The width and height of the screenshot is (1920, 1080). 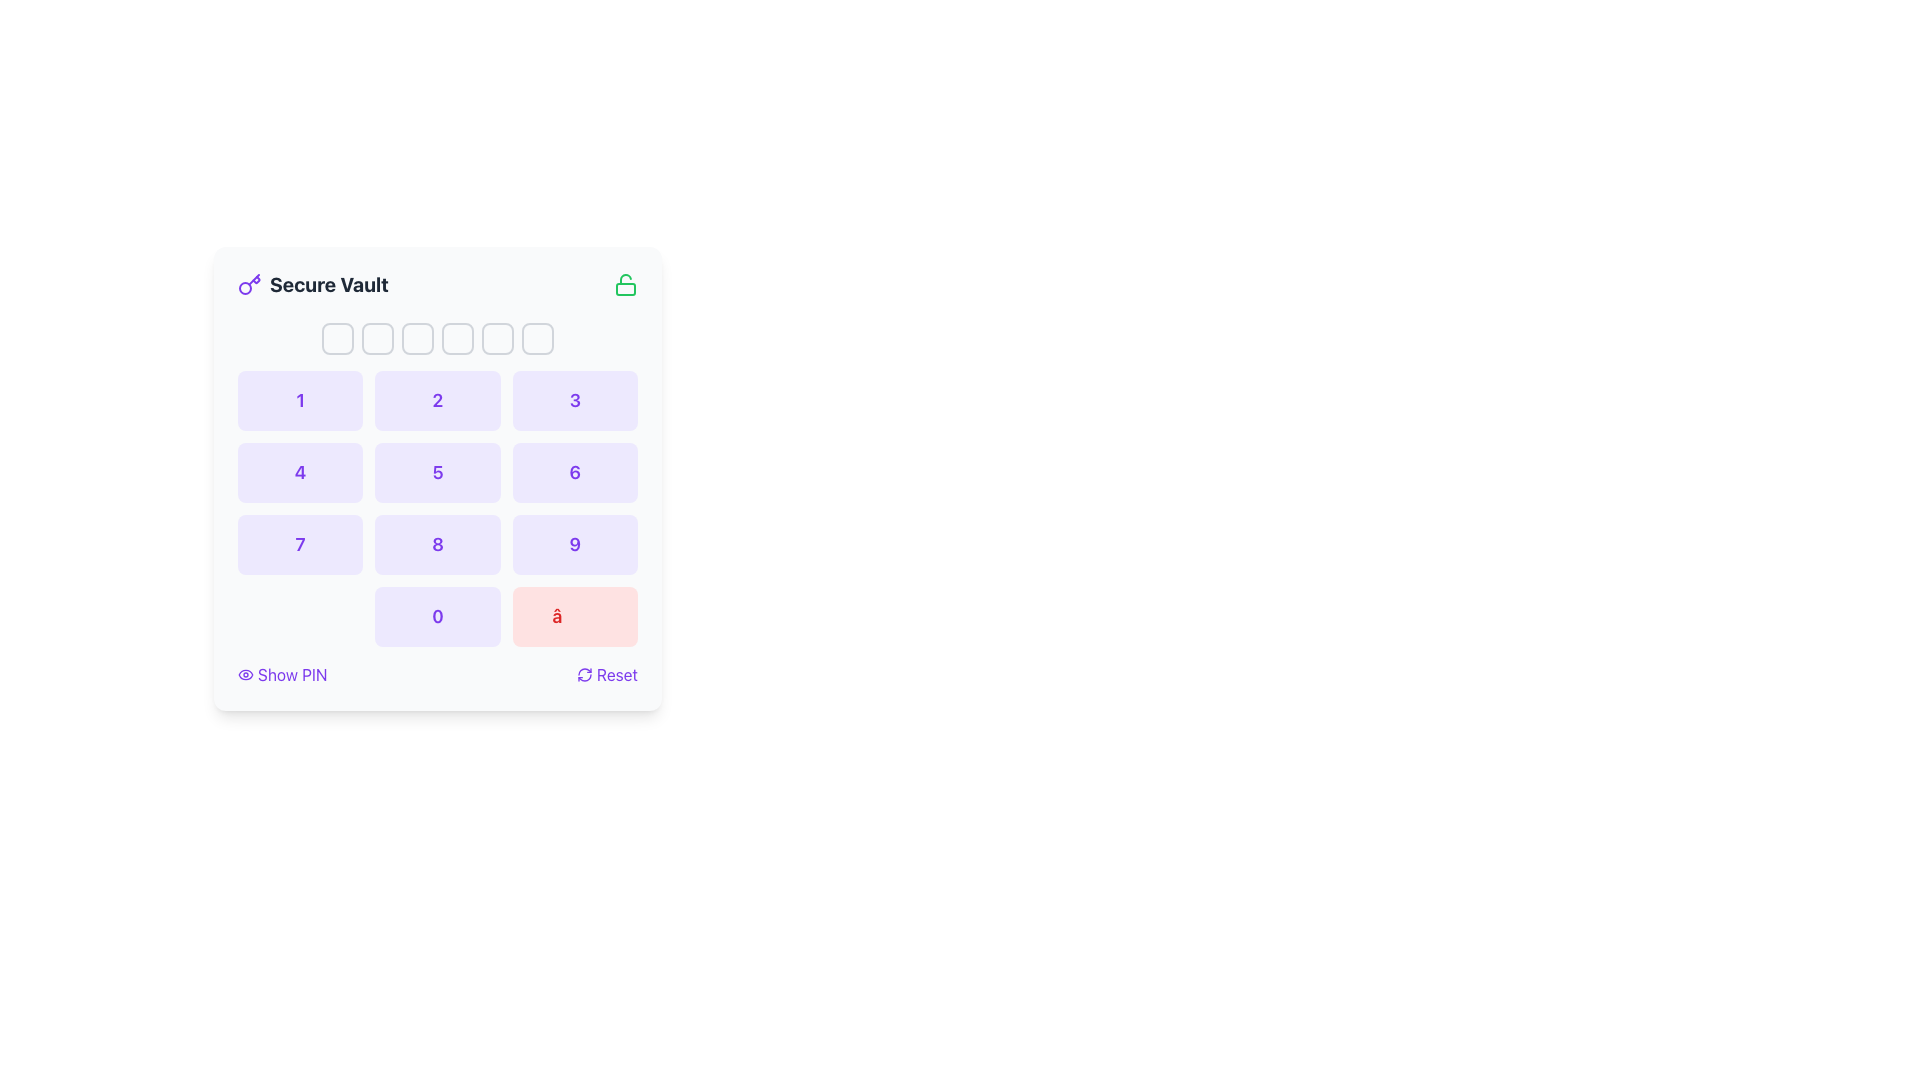 I want to click on the third square checkbox-like component for digit appearance in the PIN entry interface, so click(x=416, y=338).